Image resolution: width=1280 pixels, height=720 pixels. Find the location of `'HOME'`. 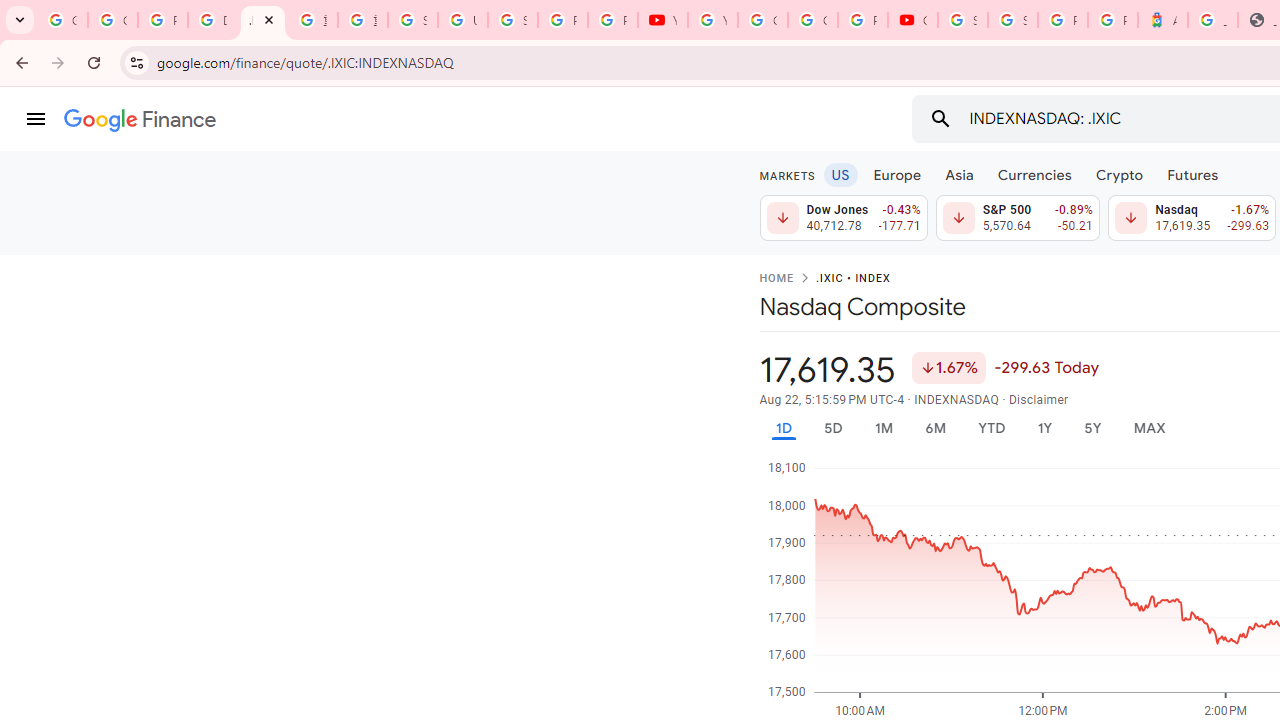

'HOME' is located at coordinates (775, 279).